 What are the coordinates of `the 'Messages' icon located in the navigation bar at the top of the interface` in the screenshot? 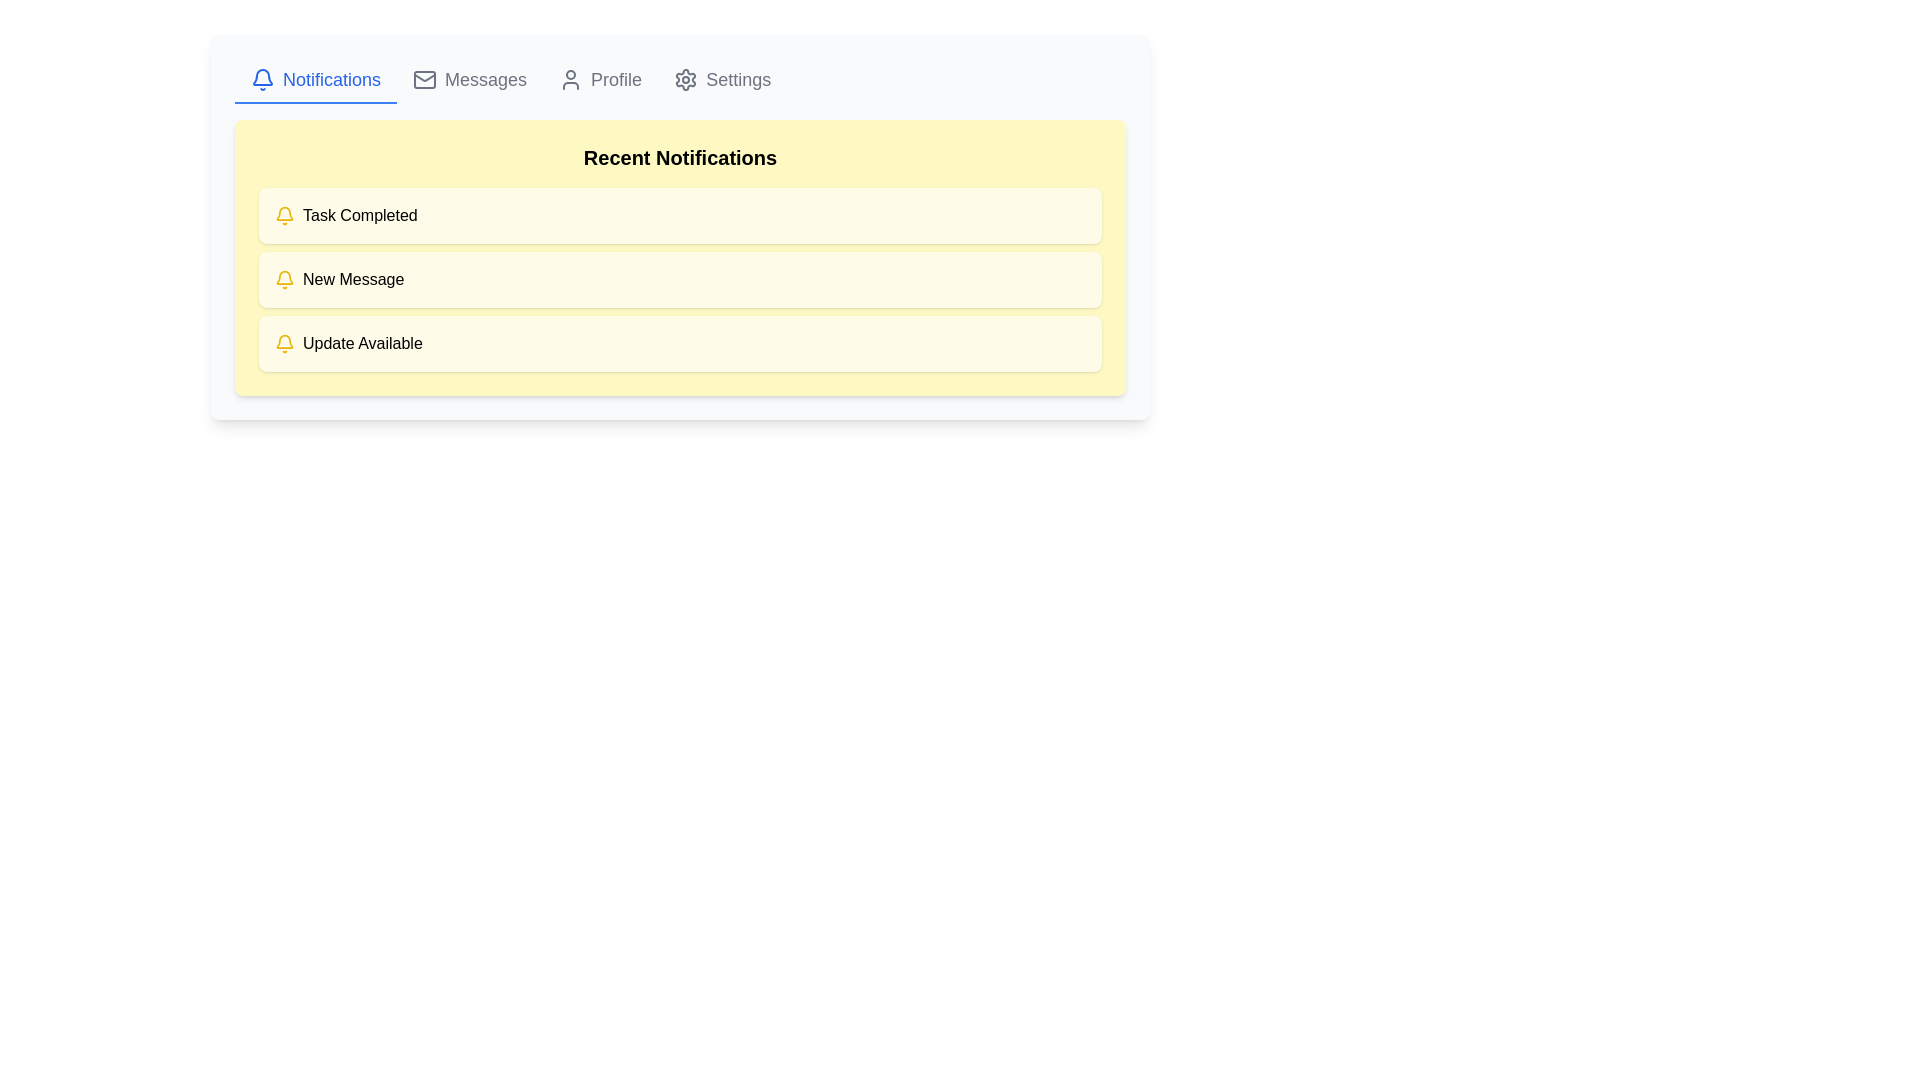 It's located at (424, 79).